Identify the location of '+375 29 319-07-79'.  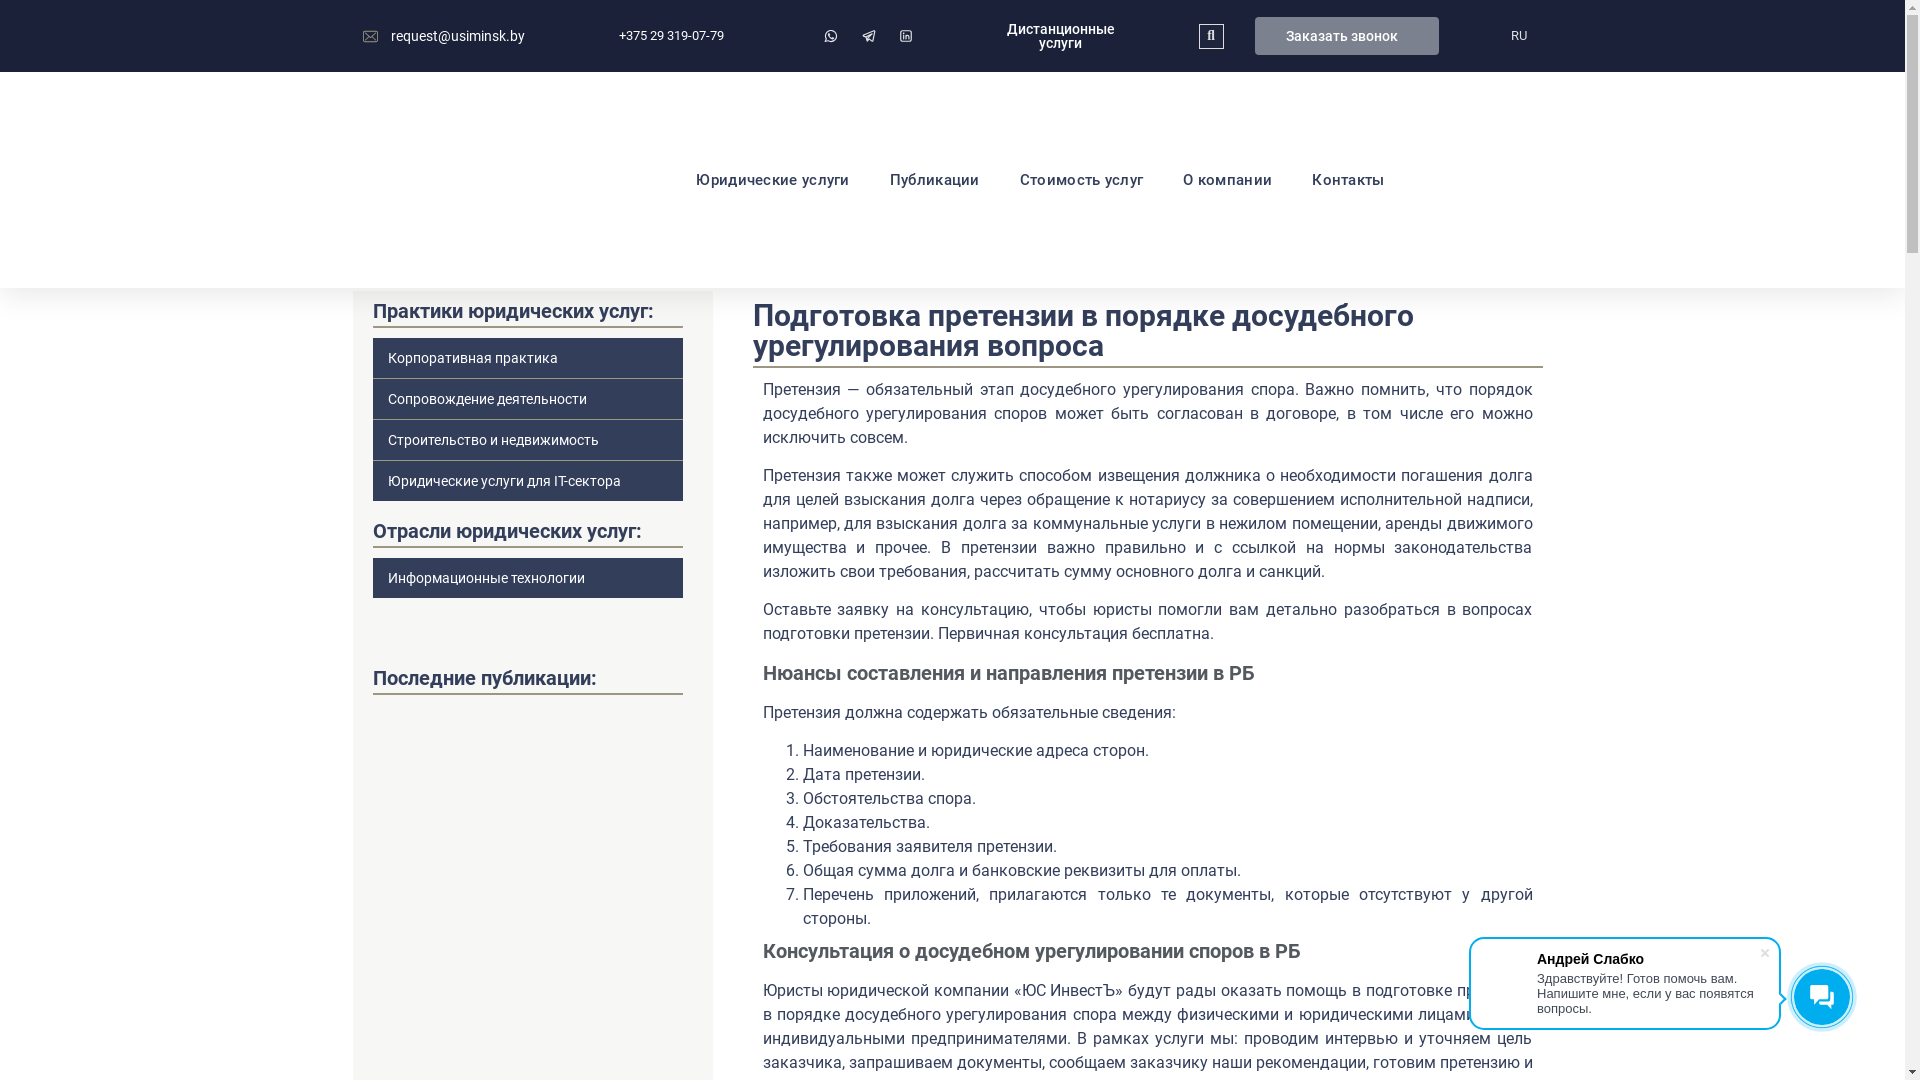
(597, 35).